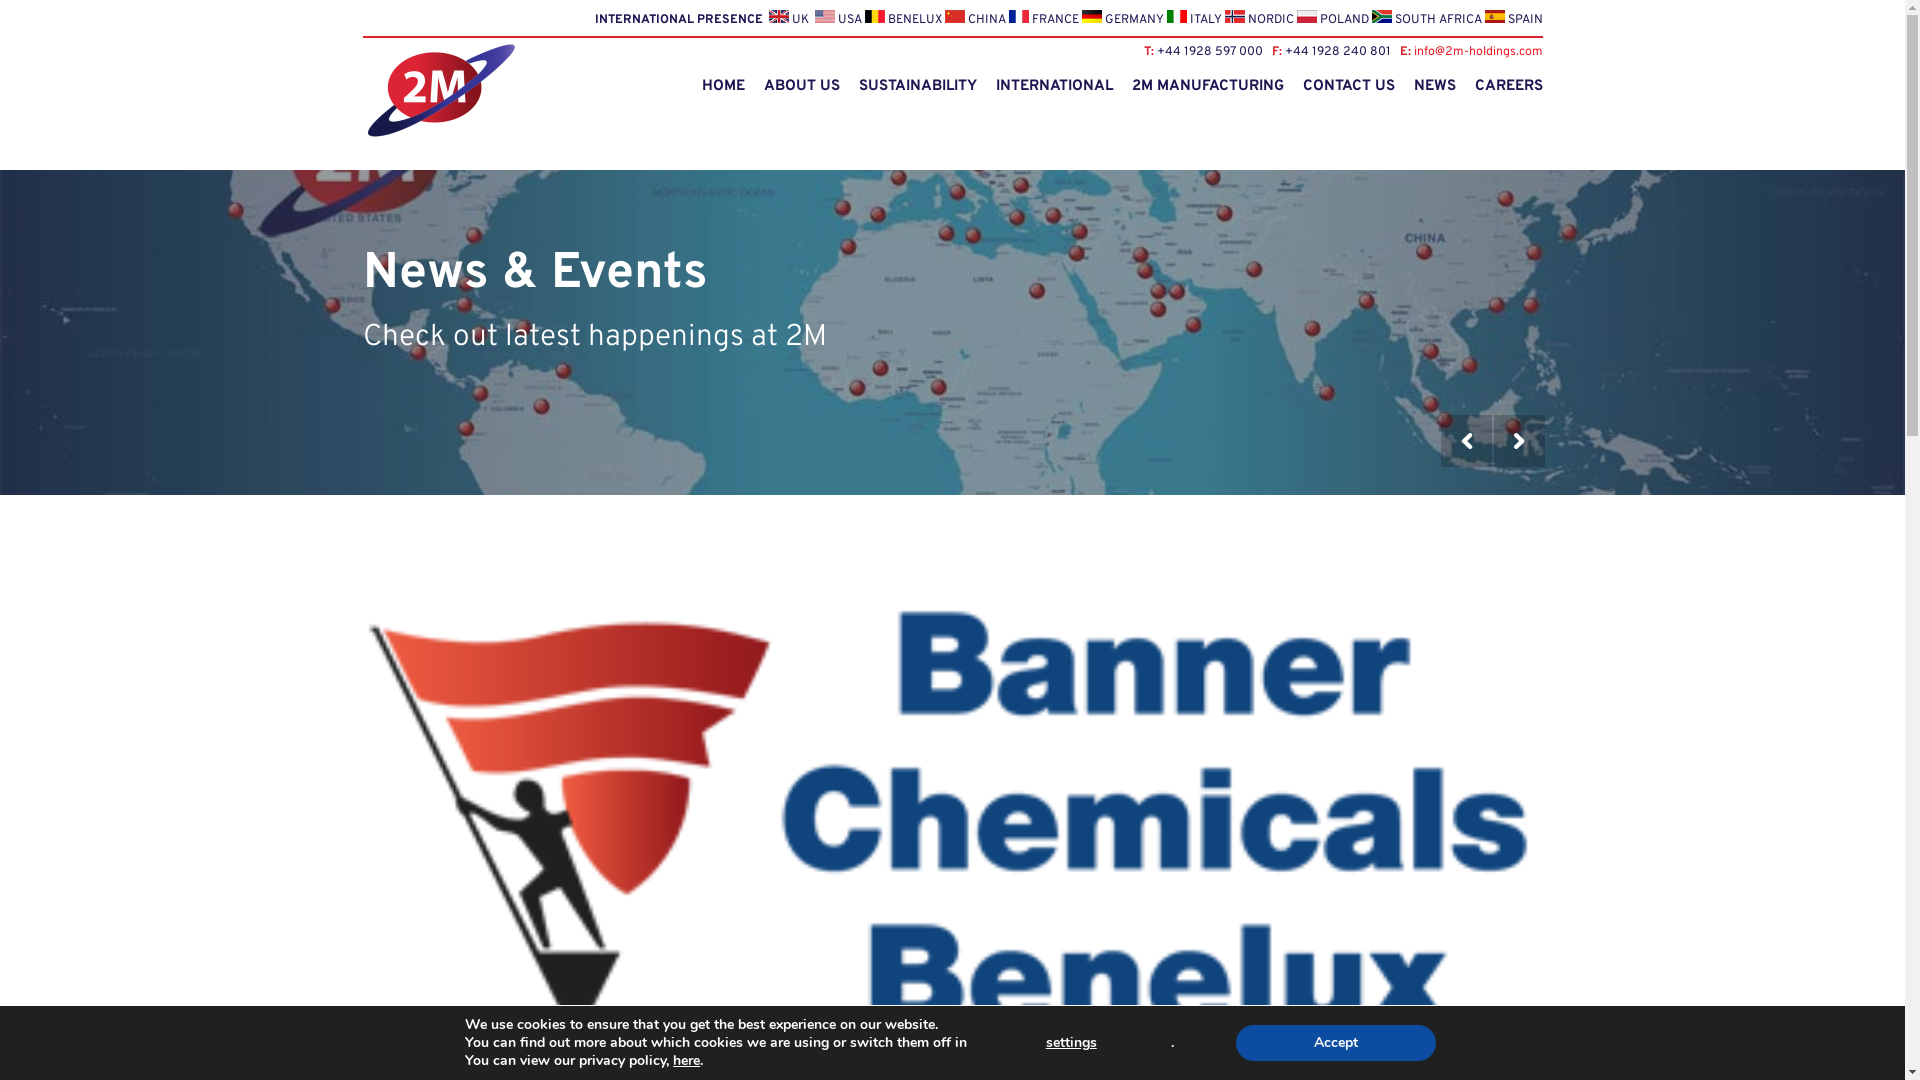 The width and height of the screenshot is (1920, 1080). What do you see at coordinates (1348, 85) in the screenshot?
I see `'CONTACT US'` at bounding box center [1348, 85].